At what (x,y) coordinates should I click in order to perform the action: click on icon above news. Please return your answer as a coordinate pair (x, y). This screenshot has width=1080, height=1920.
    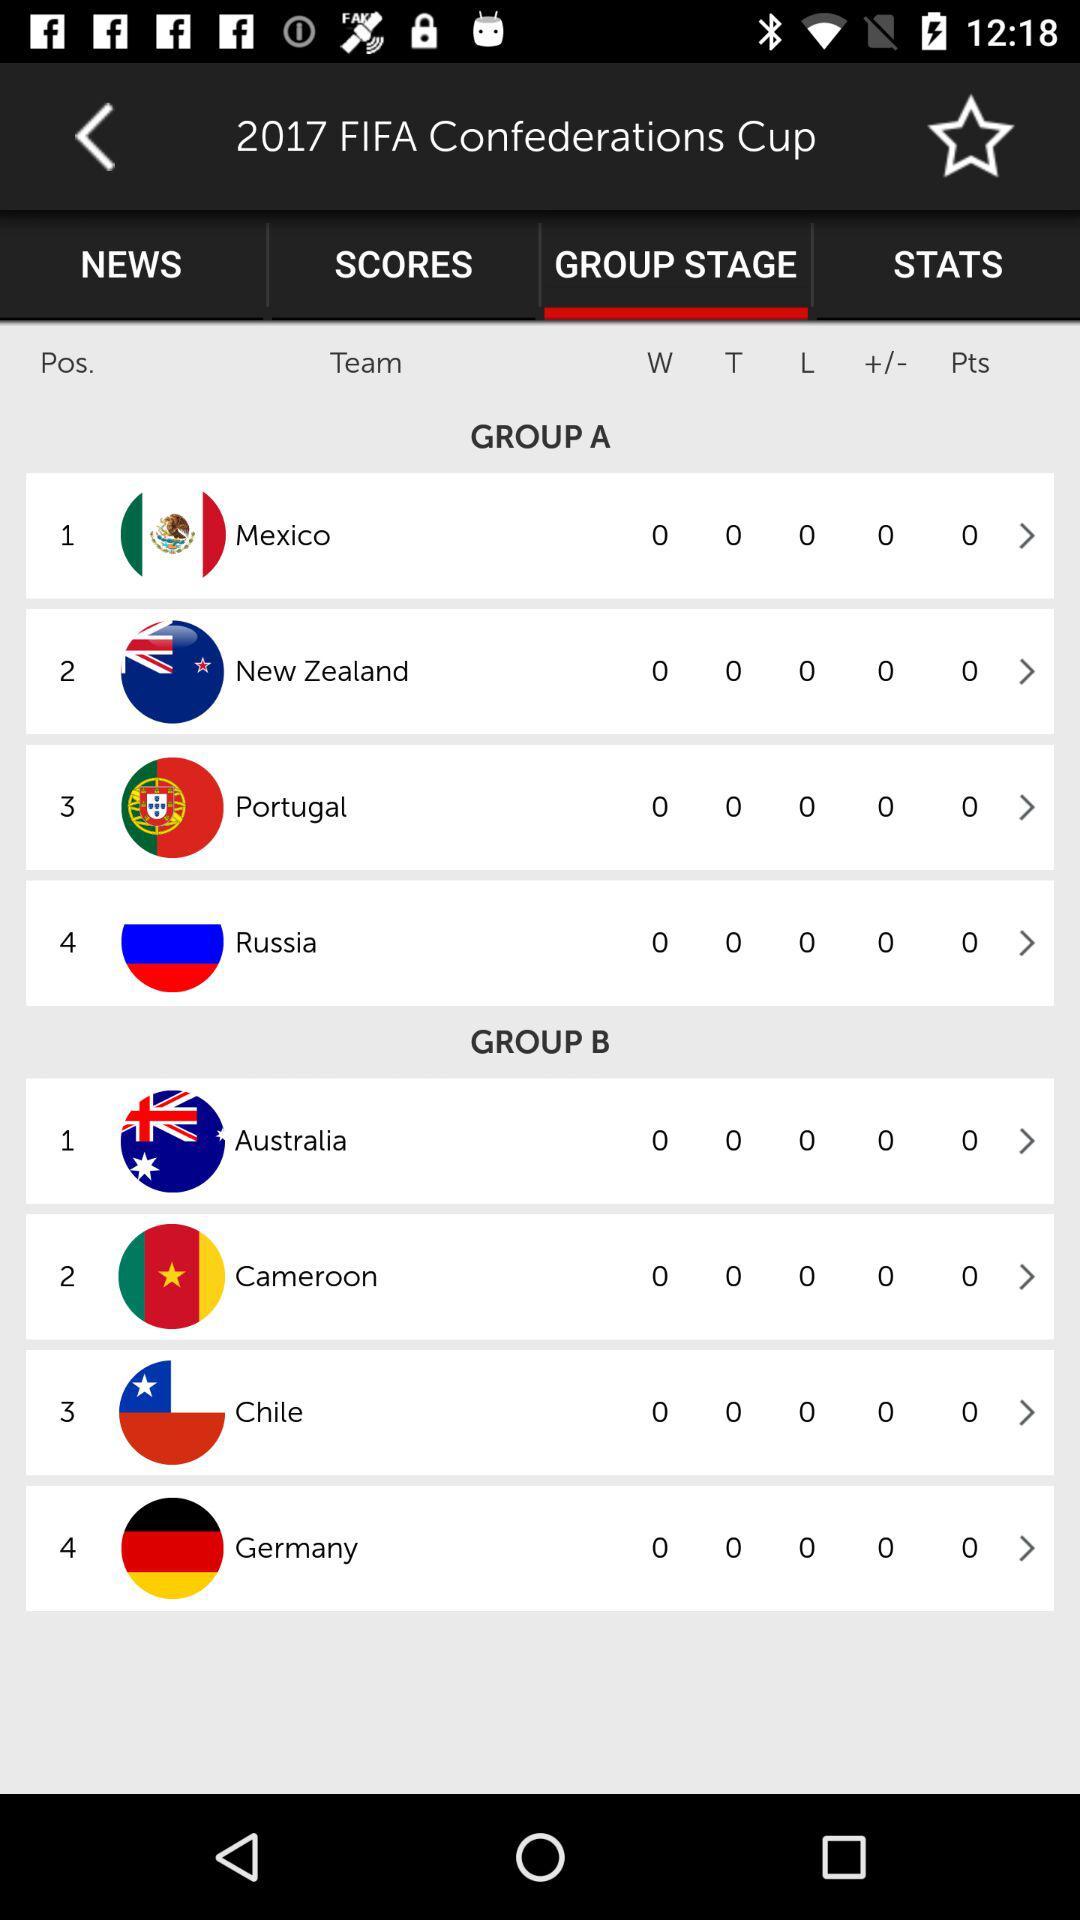
    Looking at the image, I should click on (94, 135).